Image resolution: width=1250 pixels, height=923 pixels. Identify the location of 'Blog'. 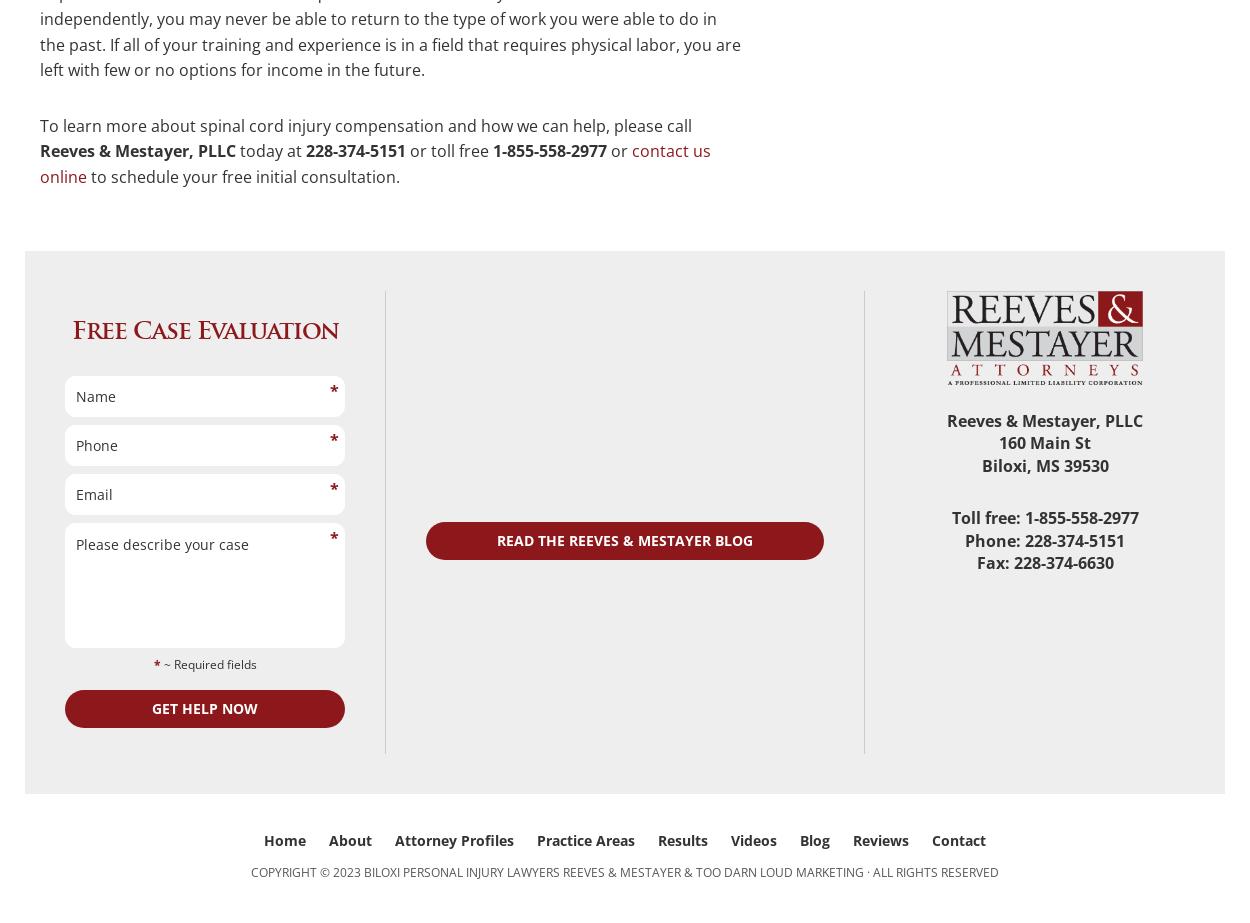
(800, 839).